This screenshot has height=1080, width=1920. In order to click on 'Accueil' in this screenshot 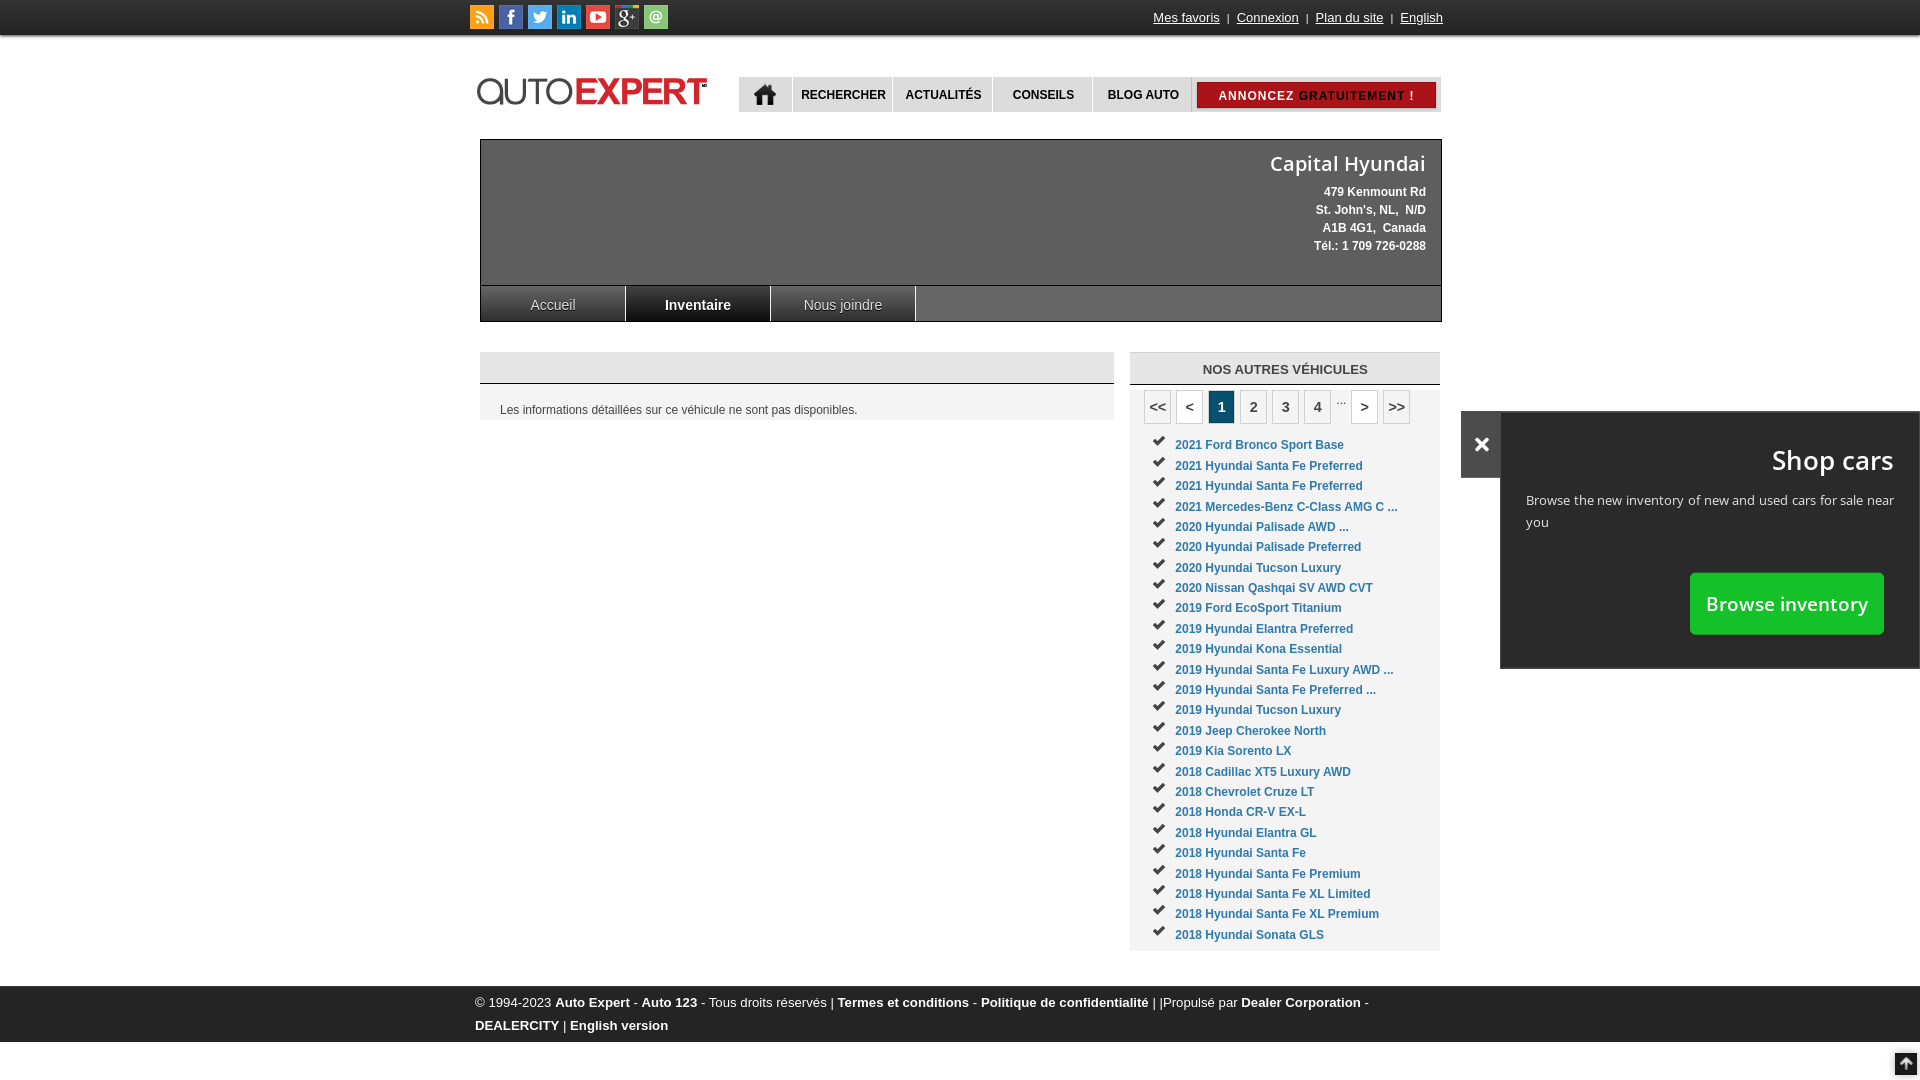, I will do `click(553, 303)`.